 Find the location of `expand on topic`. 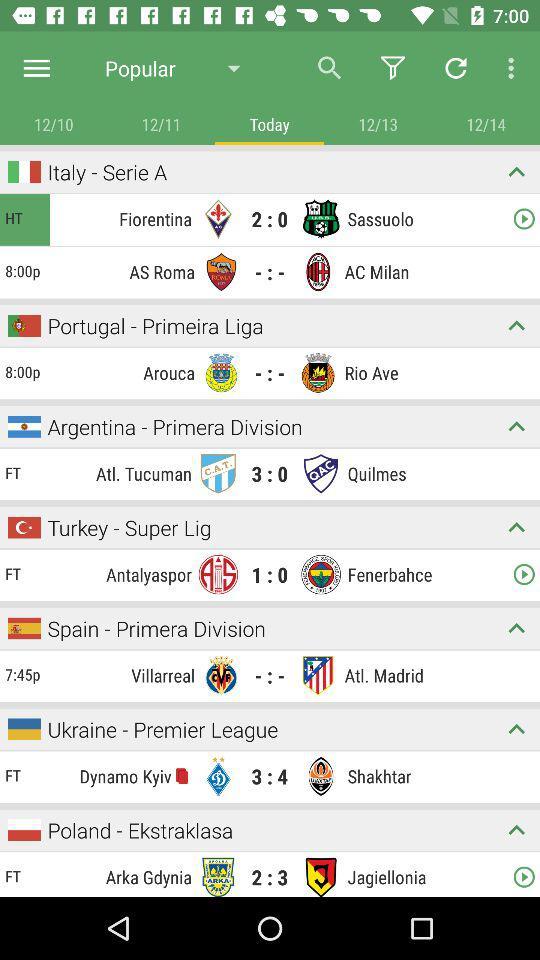

expand on topic is located at coordinates (516, 426).